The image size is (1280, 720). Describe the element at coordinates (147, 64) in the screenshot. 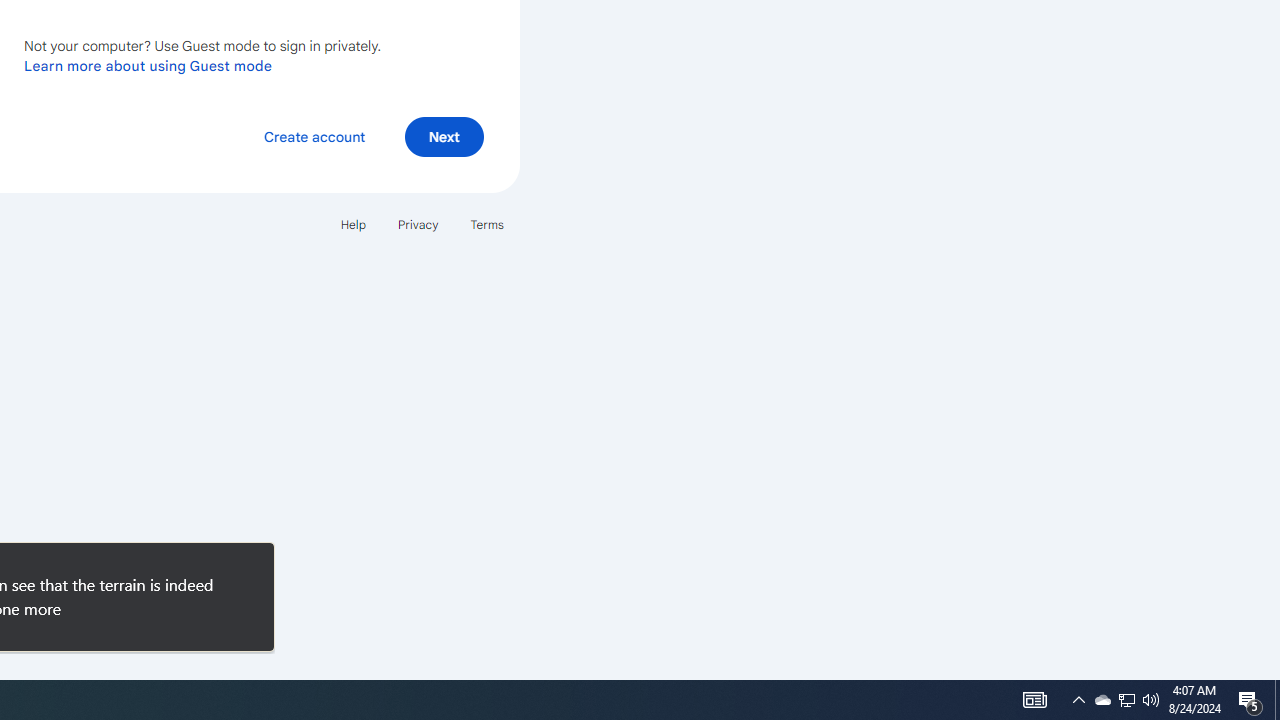

I see `'Learn more about using Guest mode'` at that location.